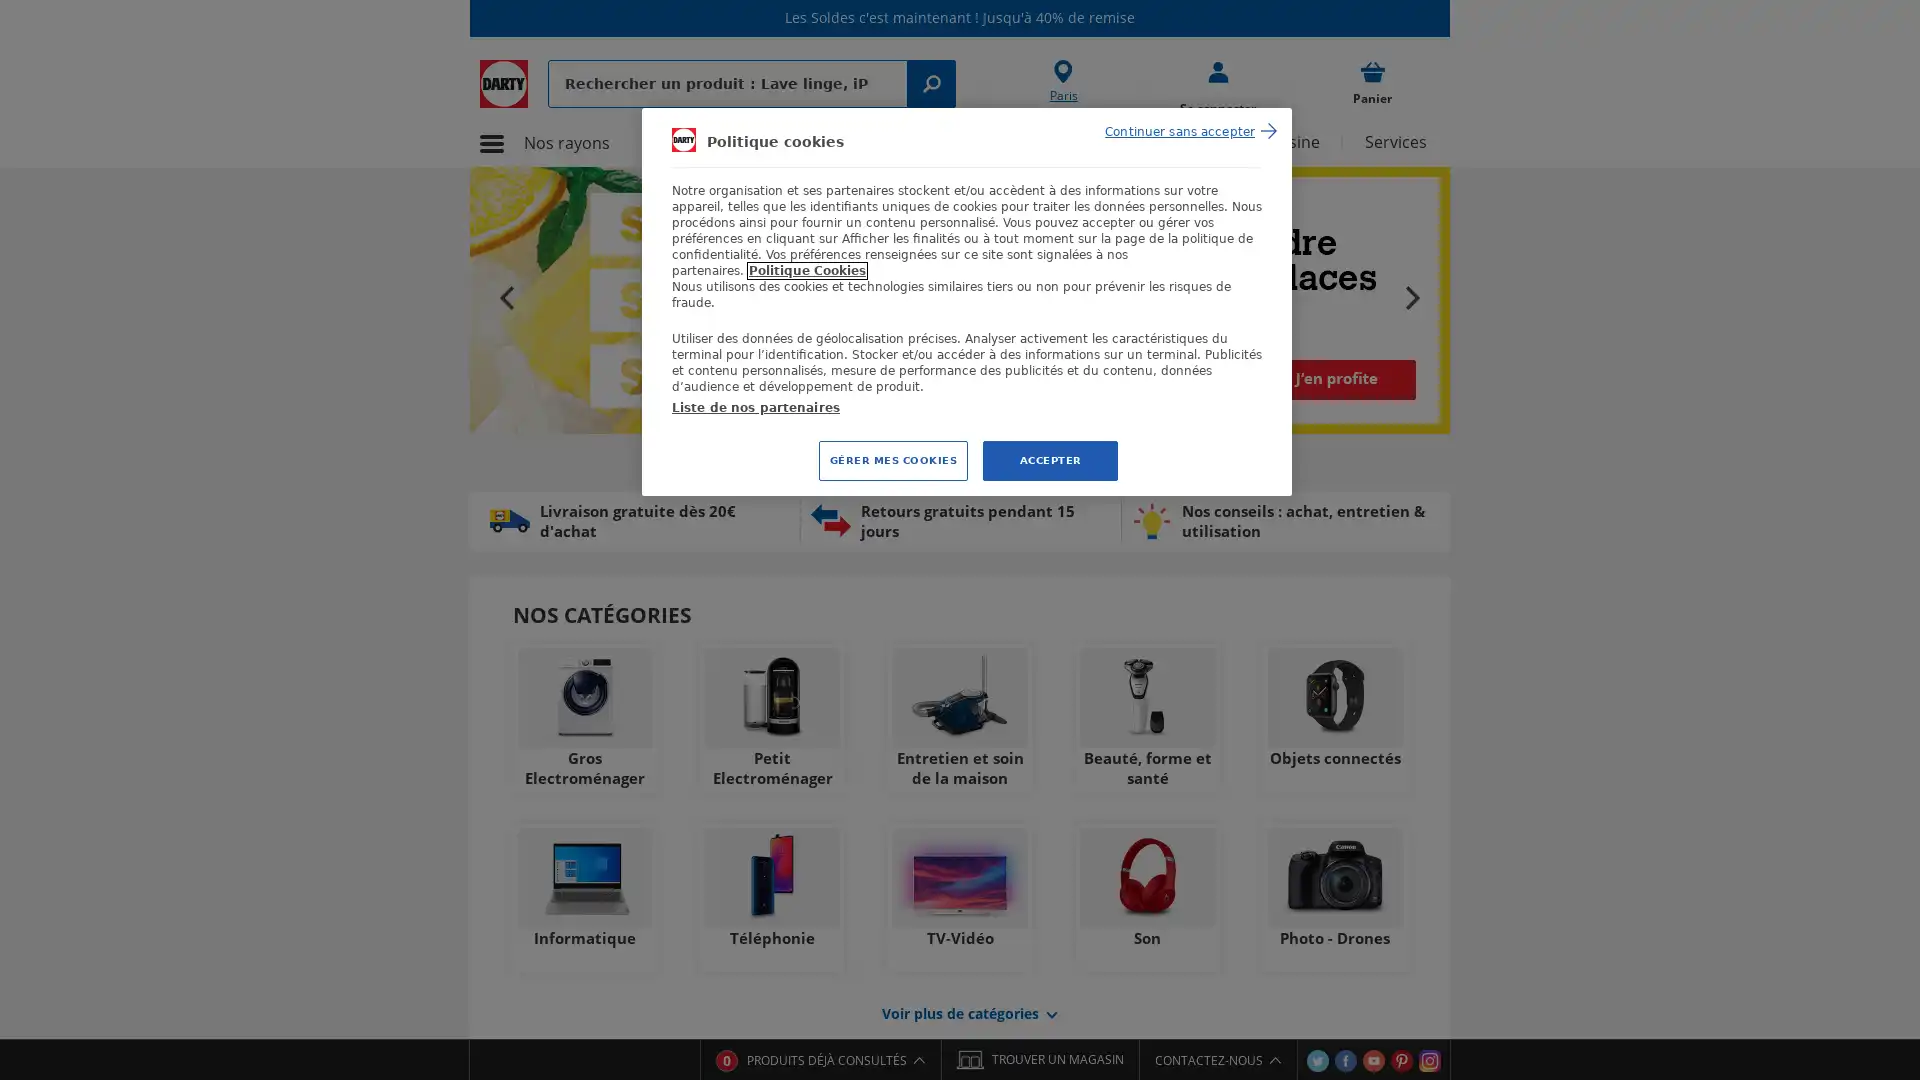 The image size is (1920, 1080). I want to click on ACCEPTER, so click(1049, 459).